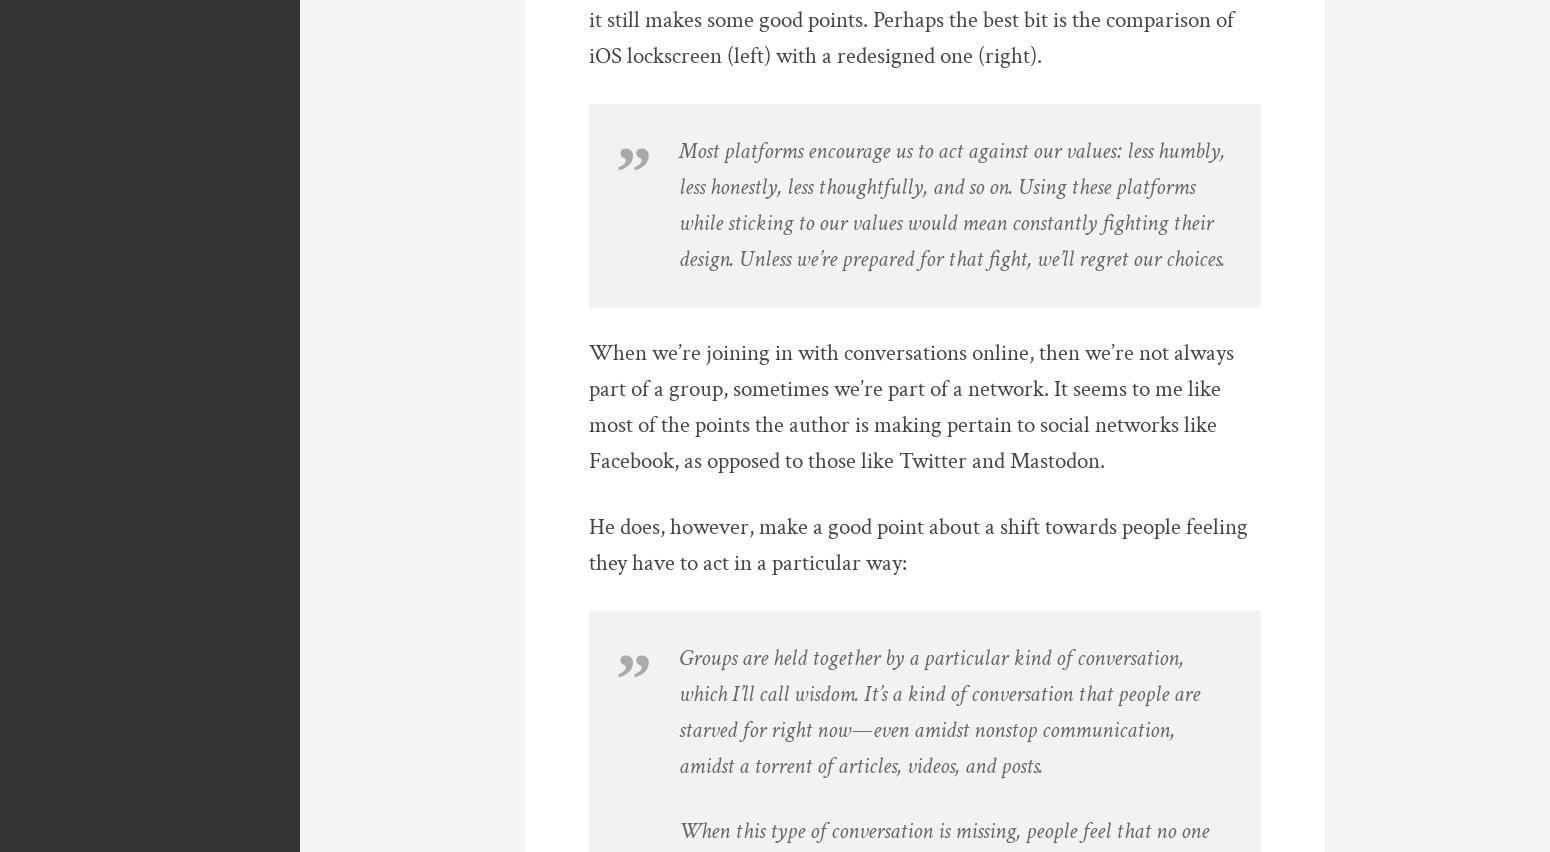  I want to click on 'When we’re joining in with conversations online, then we’re not always part of a group, sometimes we’re part of a network. It seems to me like most of the points the author is making pertain to social networks like Facebook, as opposed to those like Twitter and Mastodon.', so click(911, 407).